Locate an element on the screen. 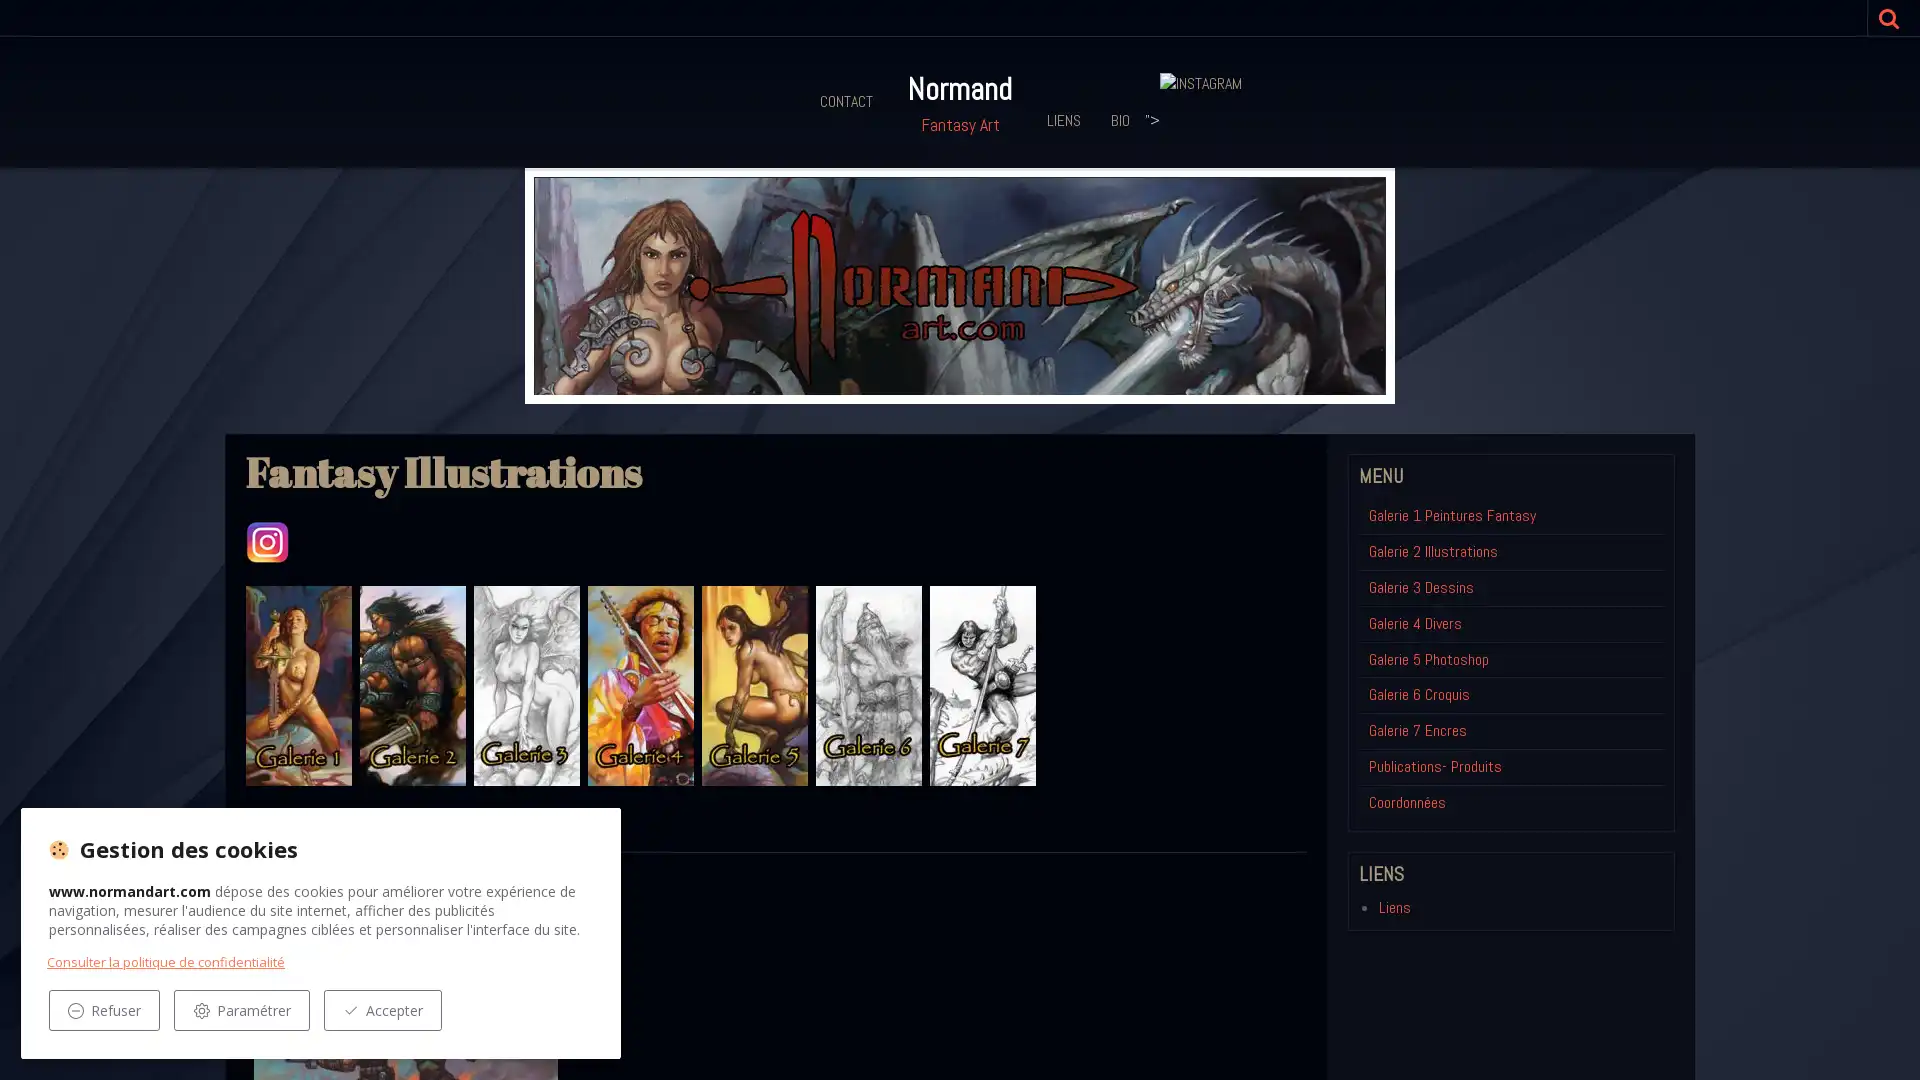  Refuser is located at coordinates (103, 1010).